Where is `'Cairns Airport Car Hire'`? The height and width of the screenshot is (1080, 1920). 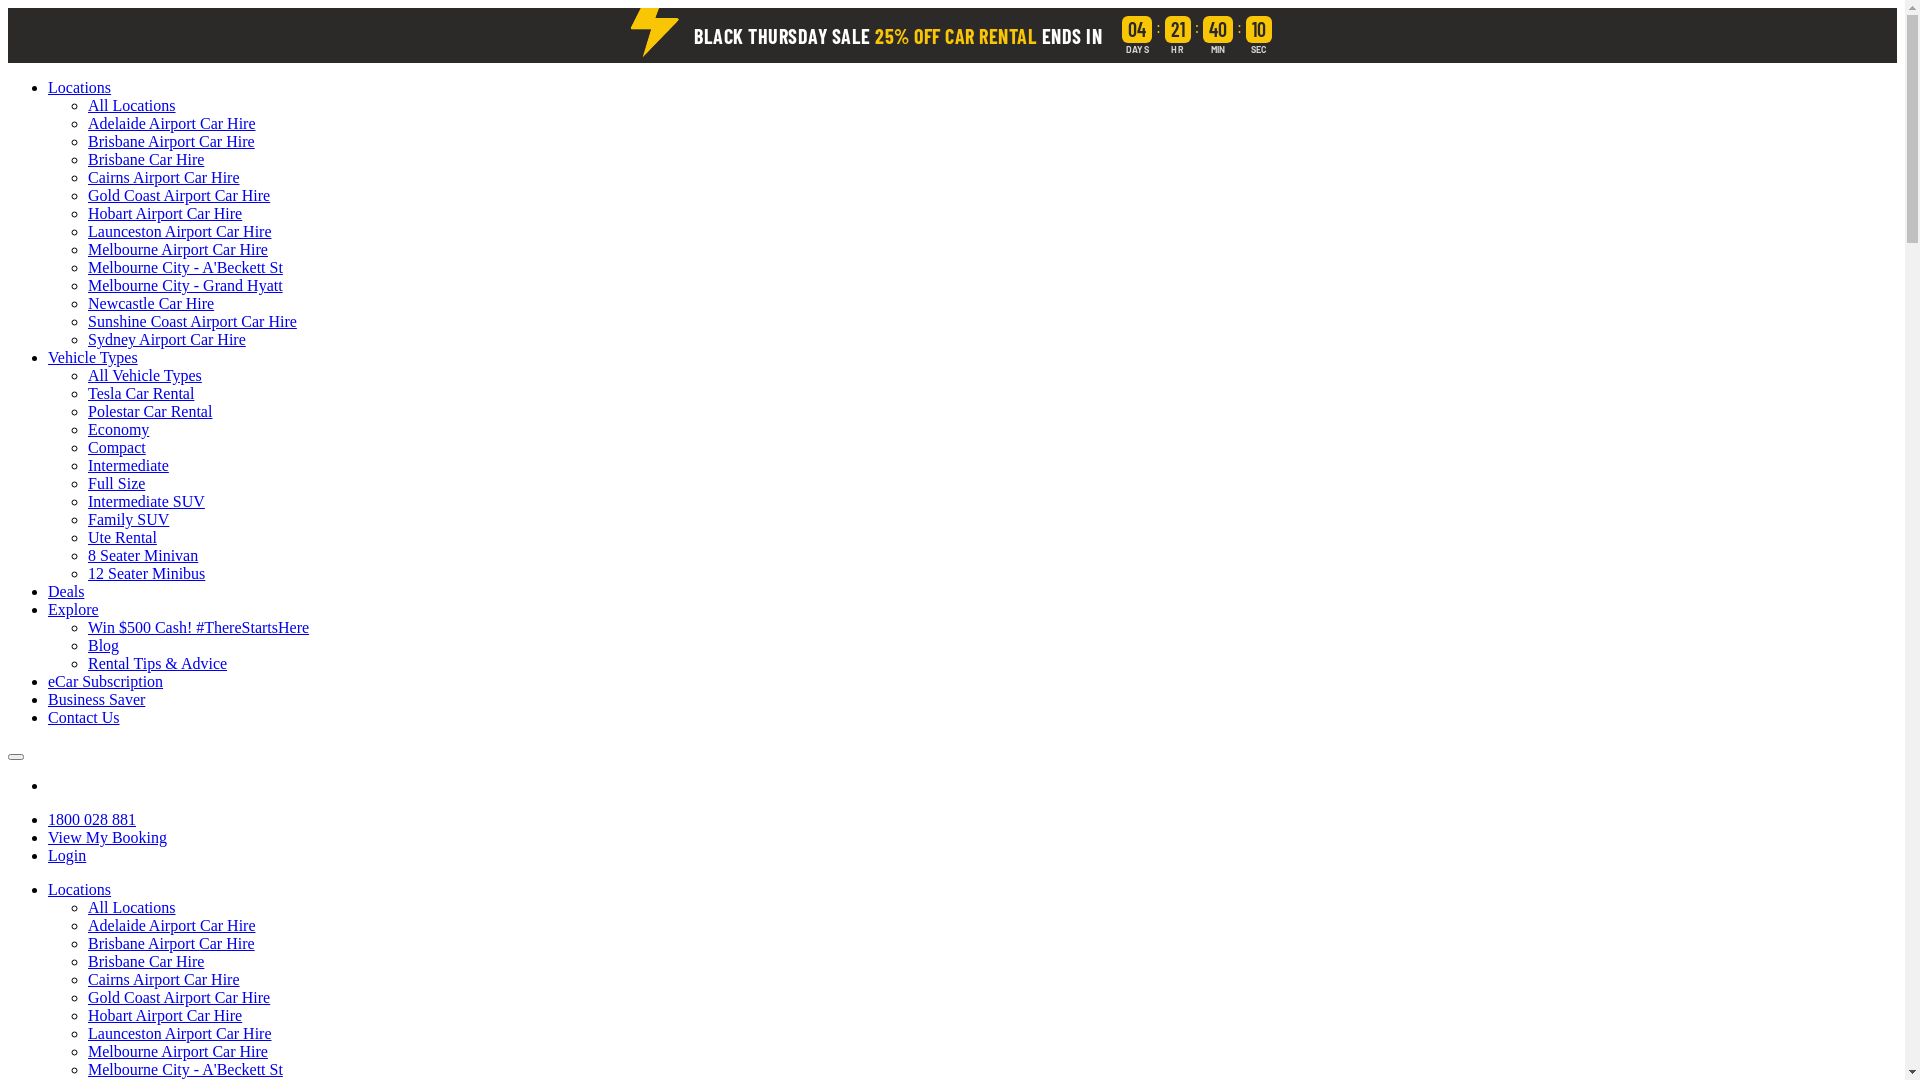 'Cairns Airport Car Hire' is located at coordinates (163, 176).